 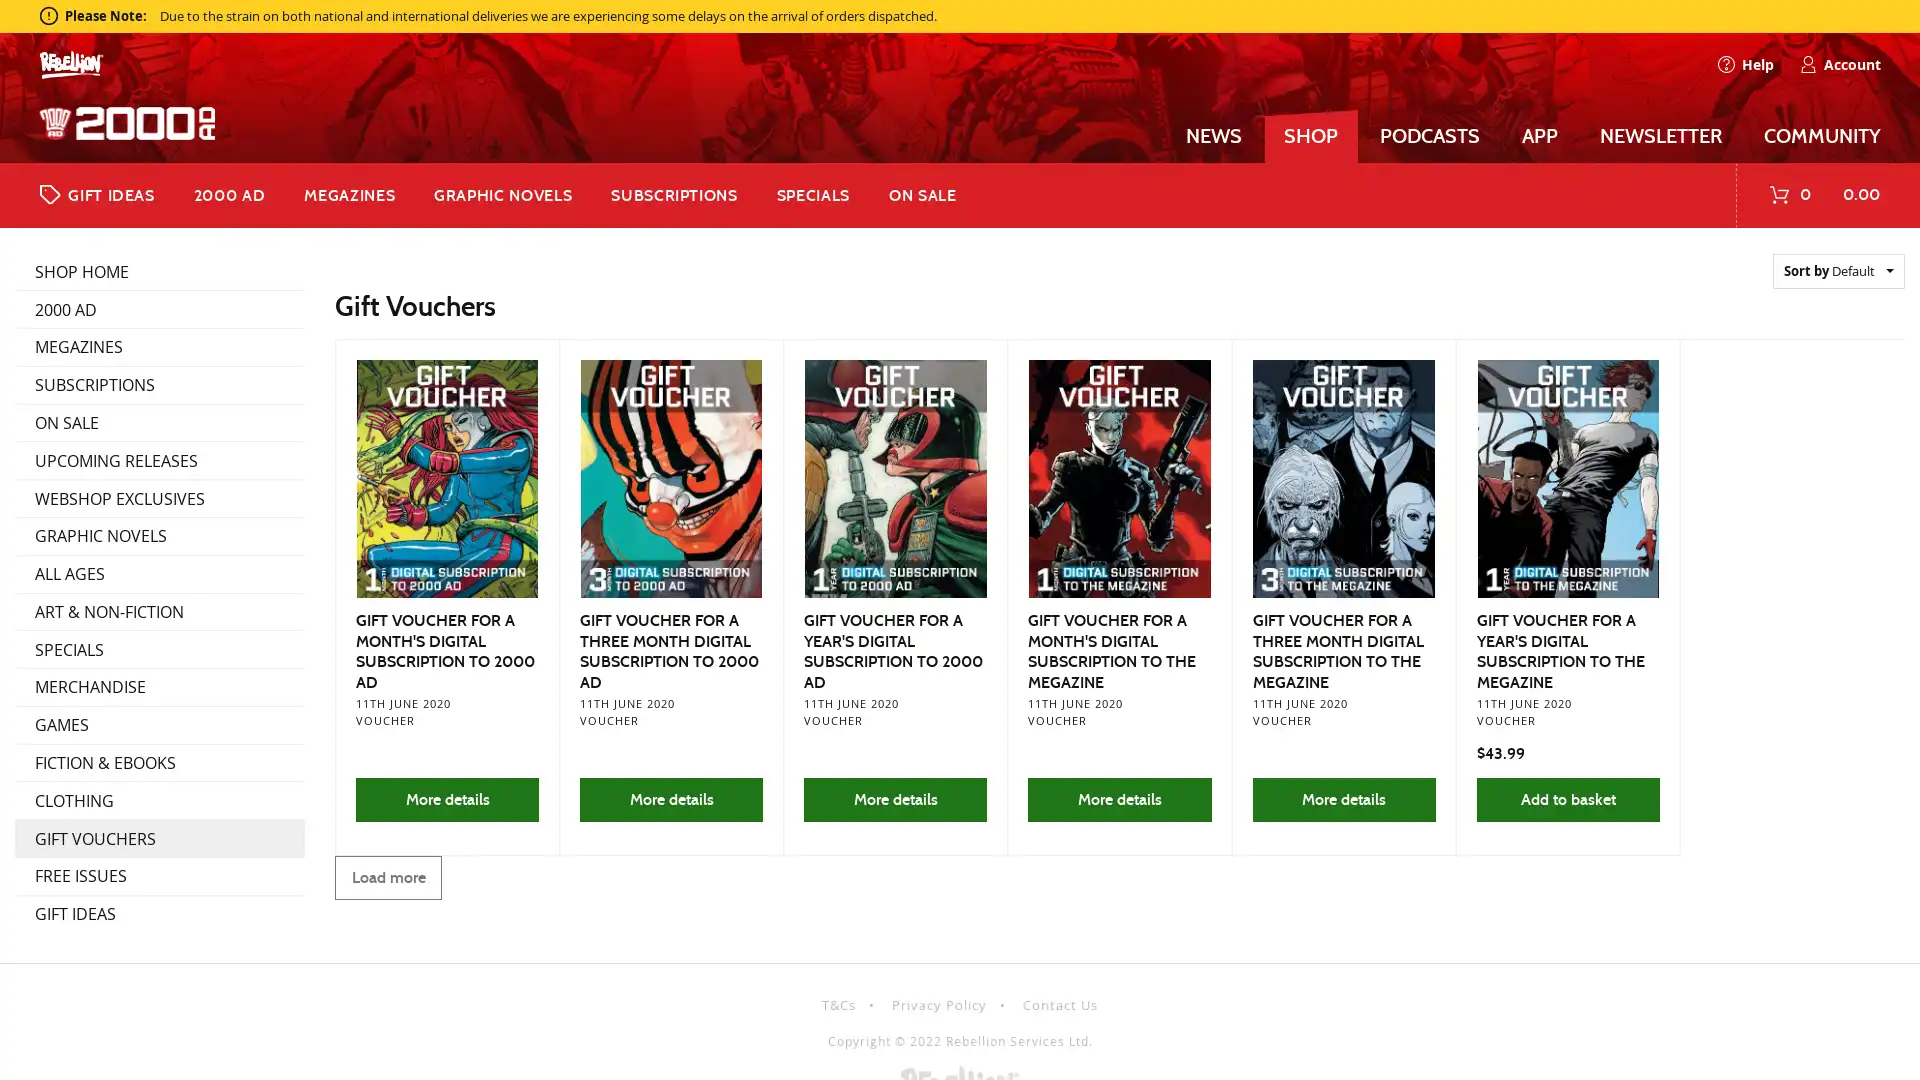 I want to click on More details, so click(x=445, y=798).